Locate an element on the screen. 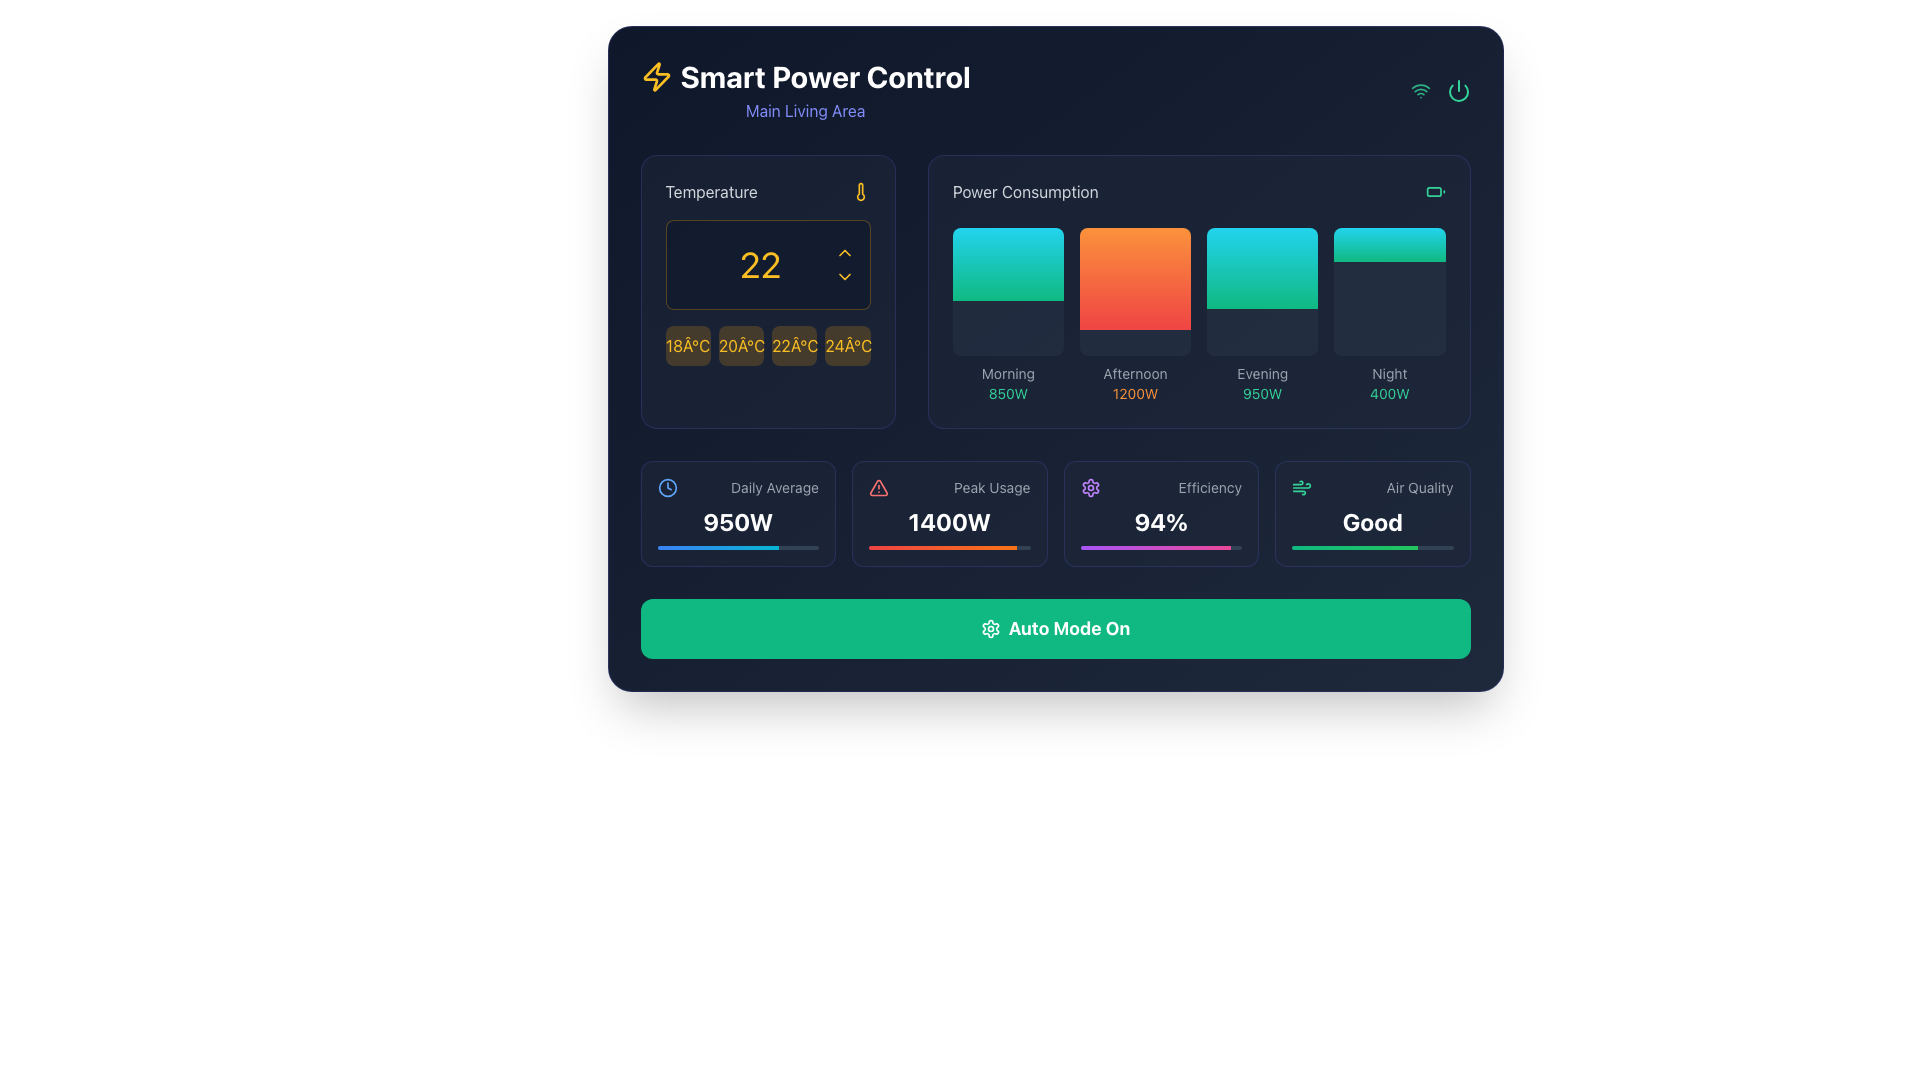 This screenshot has height=1080, width=1920. the Interactive temperature control panel to interact with its elements, including the up and down arrows and preset temperature values is located at coordinates (767, 292).